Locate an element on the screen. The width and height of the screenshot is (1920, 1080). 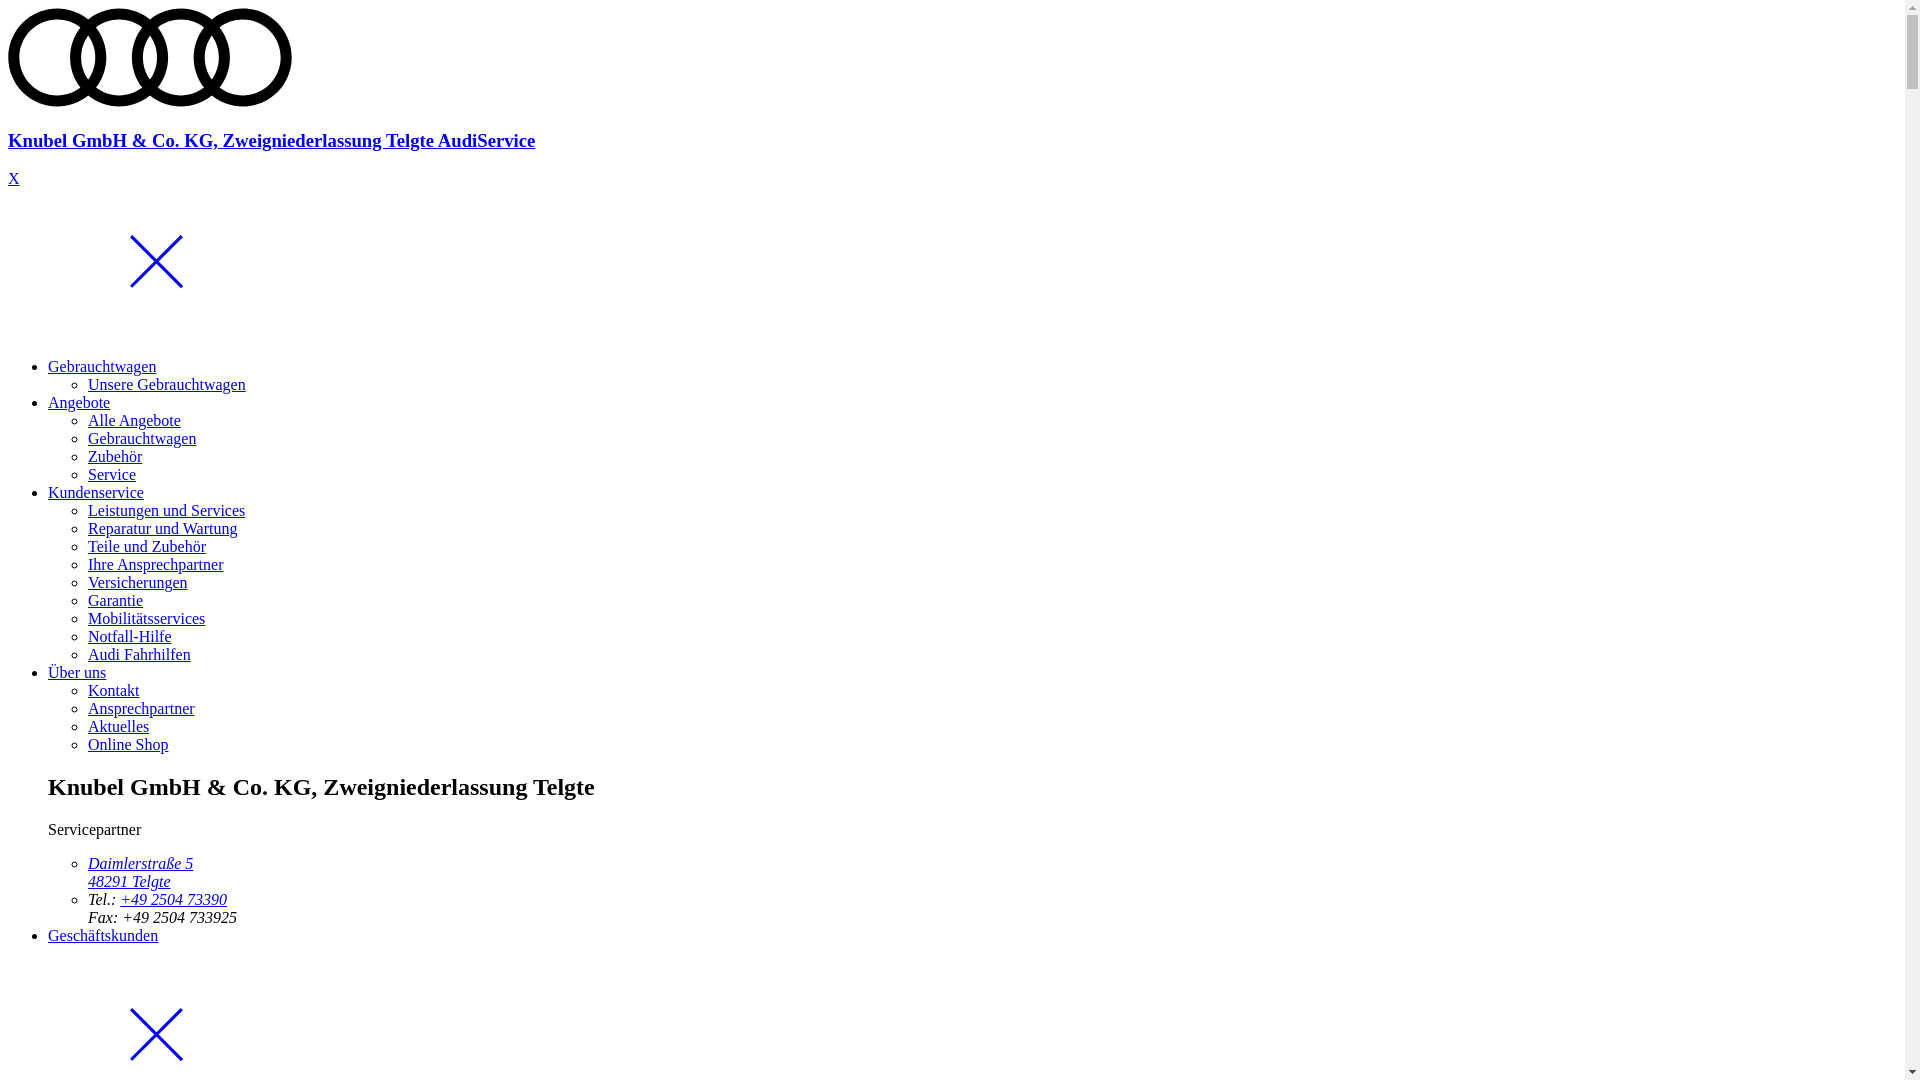
'Kontakt' is located at coordinates (113, 689).